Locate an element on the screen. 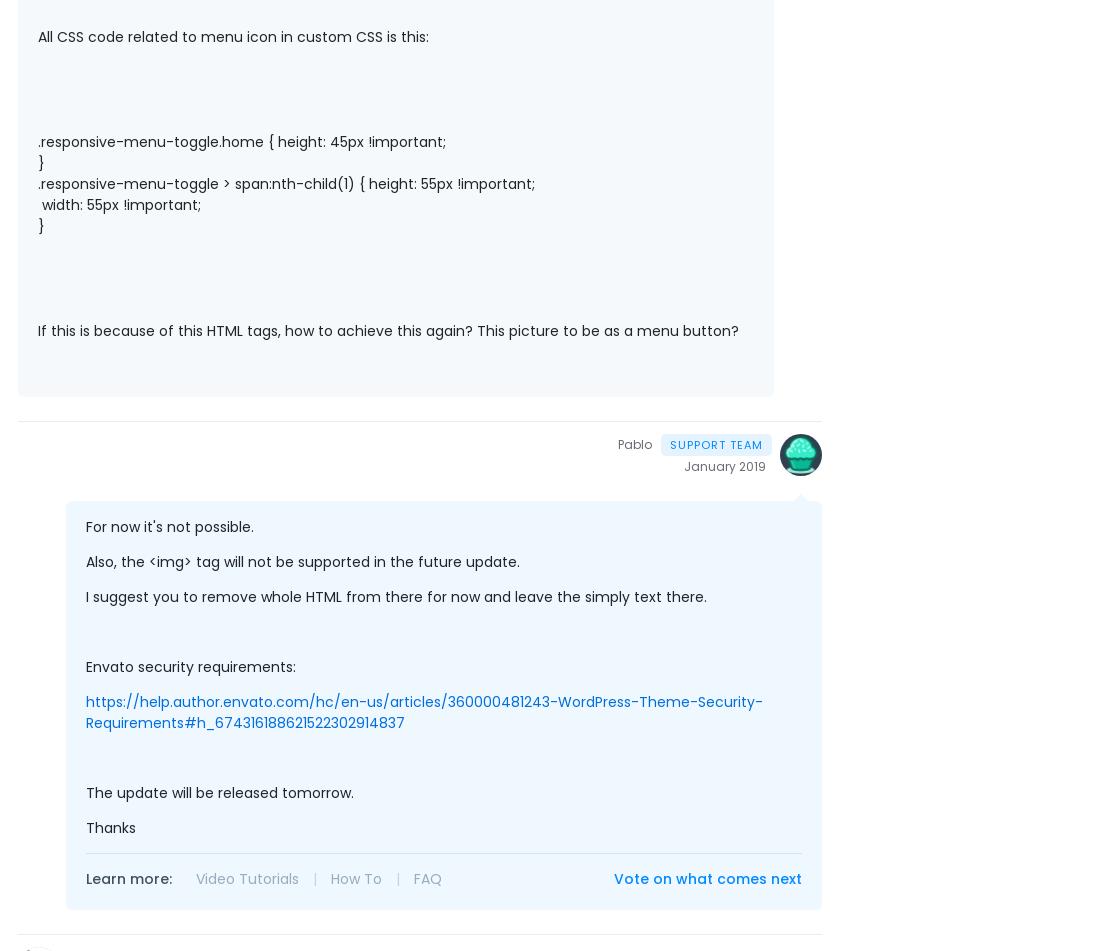 This screenshot has height=951, width=1100. '.responsive-menu-toggle.home { height: 45px !important;' is located at coordinates (36, 141).